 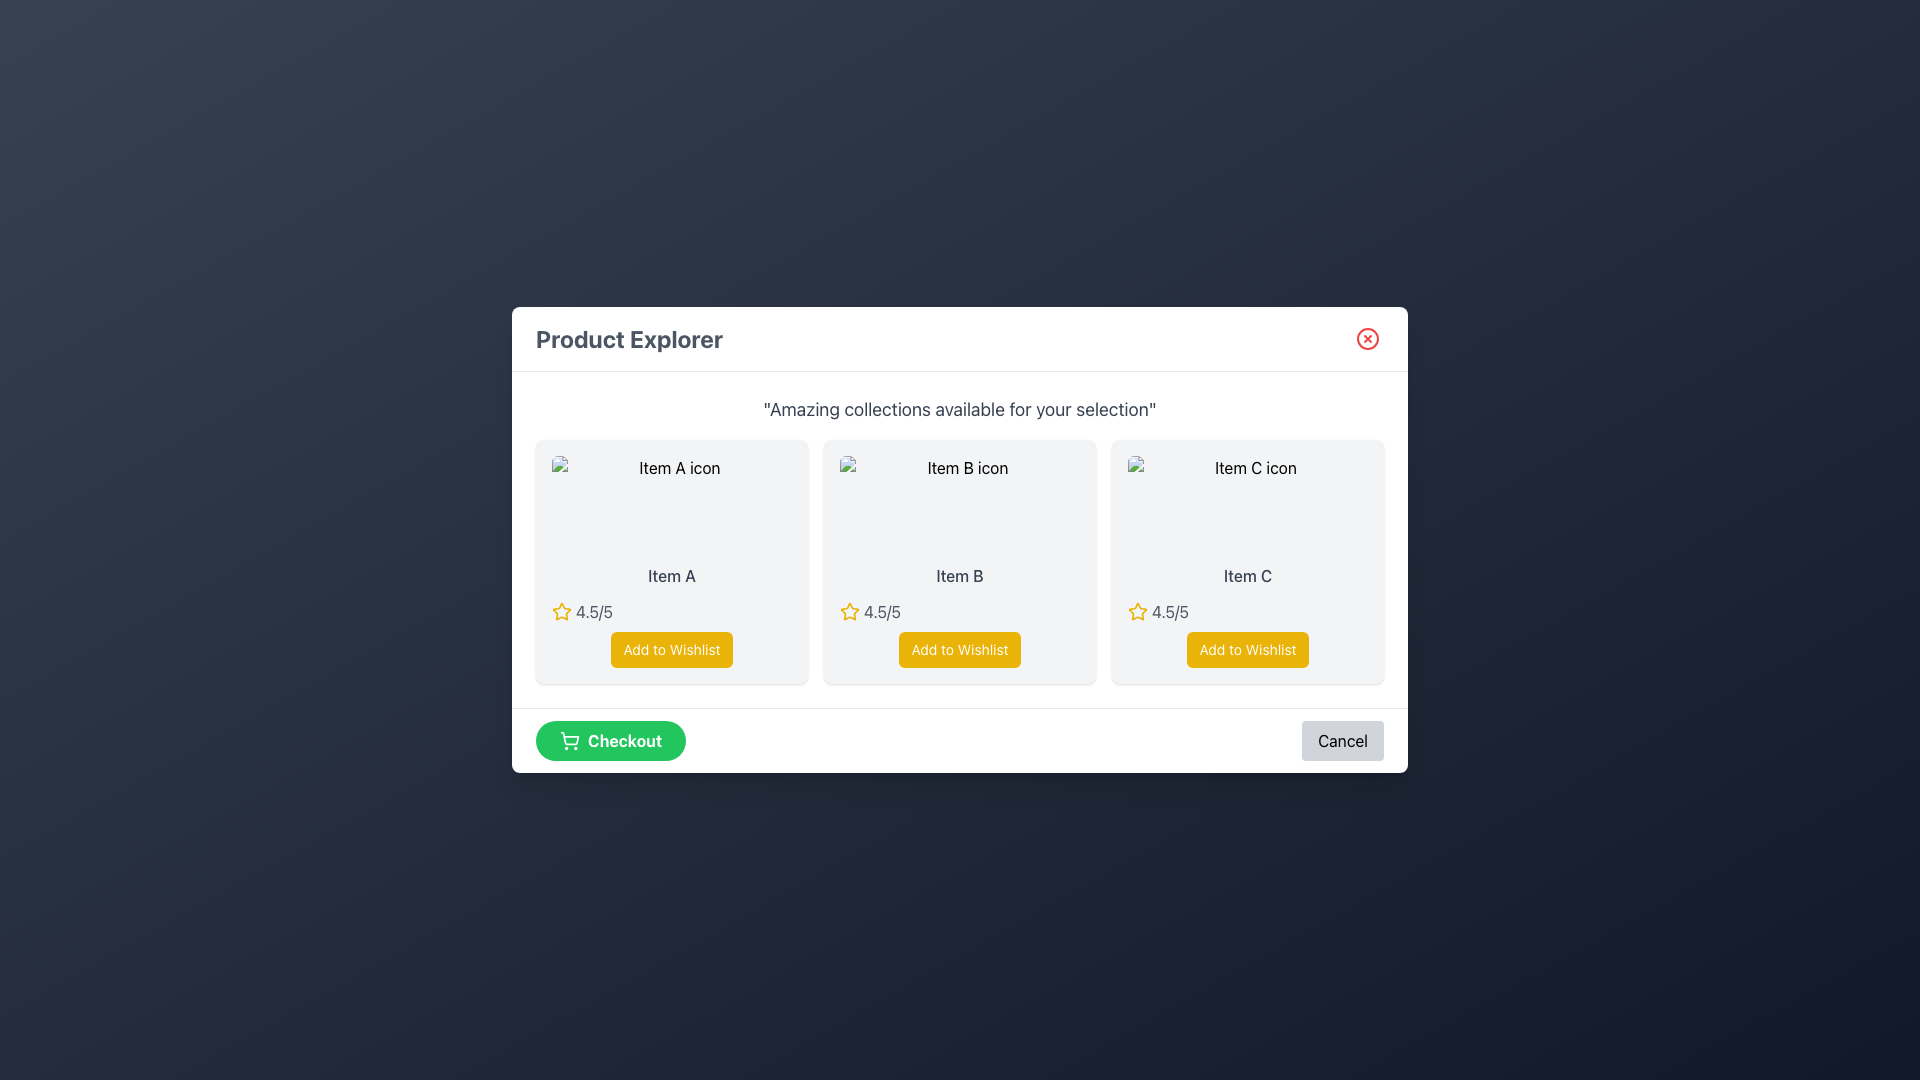 I want to click on the text element that reads 'Amazing collections available for your selection', which is centered at the top of the product explorer section, above the item grid, so click(x=960, y=408).